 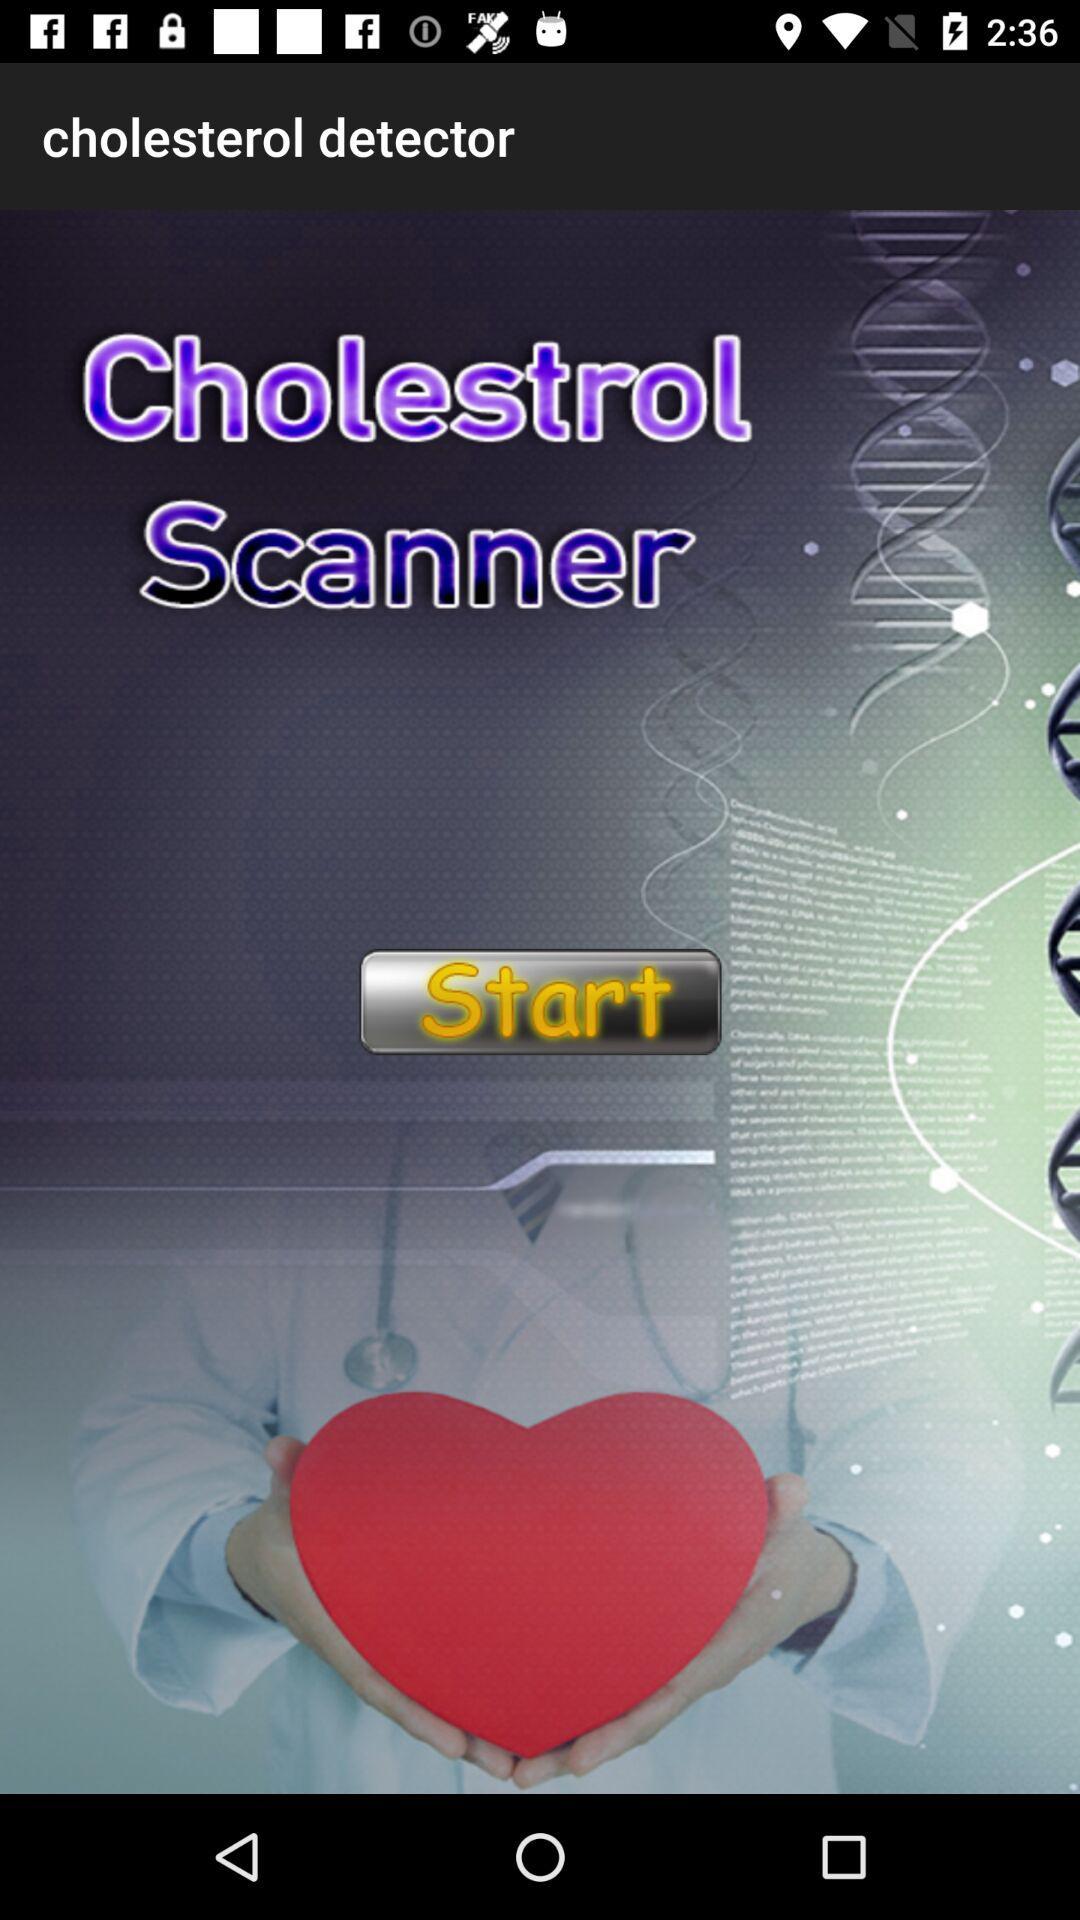 What do you see at coordinates (538, 1002) in the screenshot?
I see `start` at bounding box center [538, 1002].